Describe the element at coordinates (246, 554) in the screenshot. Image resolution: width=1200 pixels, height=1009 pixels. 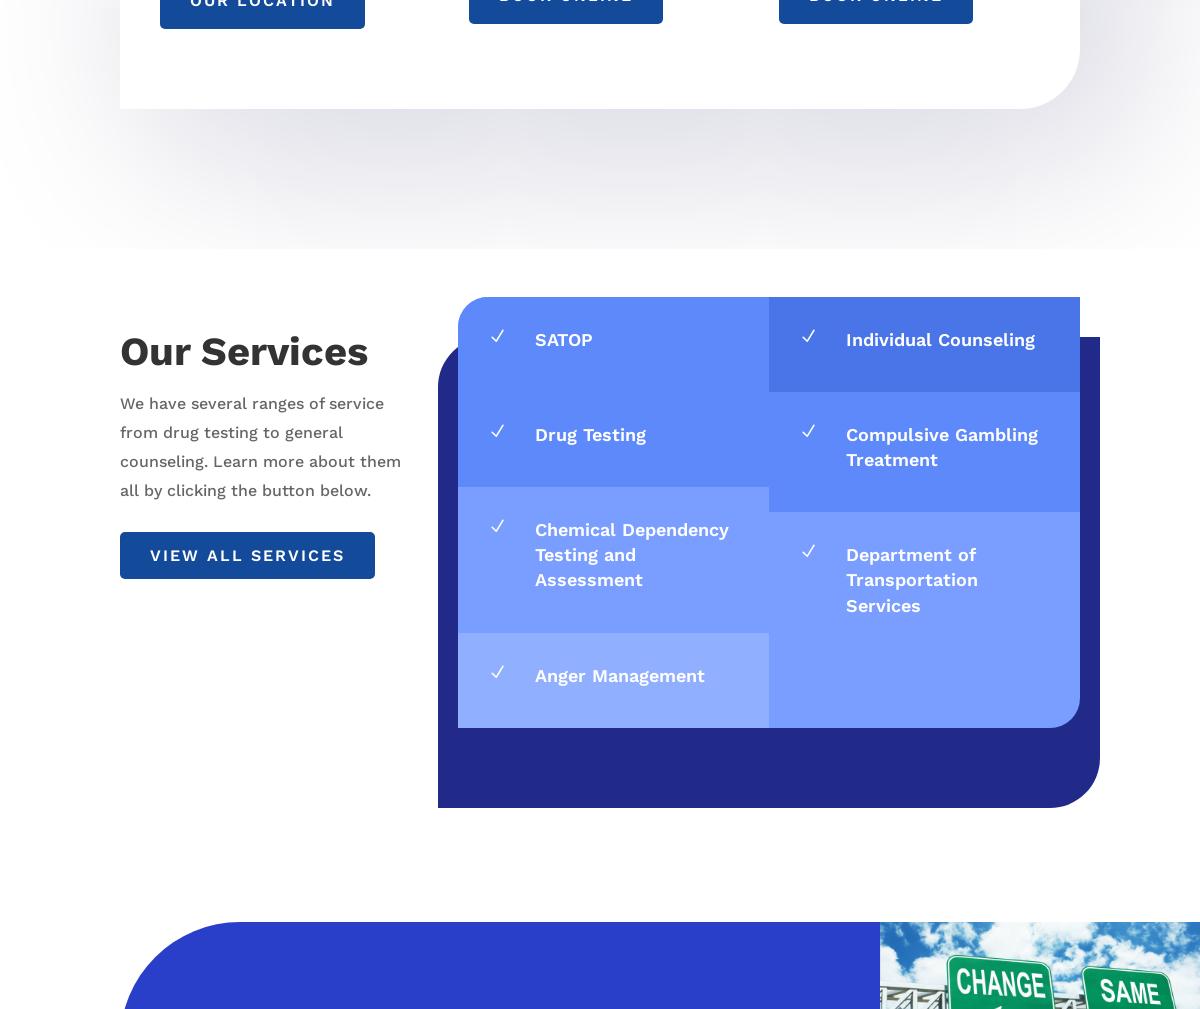
I see `'View All Services'` at that location.